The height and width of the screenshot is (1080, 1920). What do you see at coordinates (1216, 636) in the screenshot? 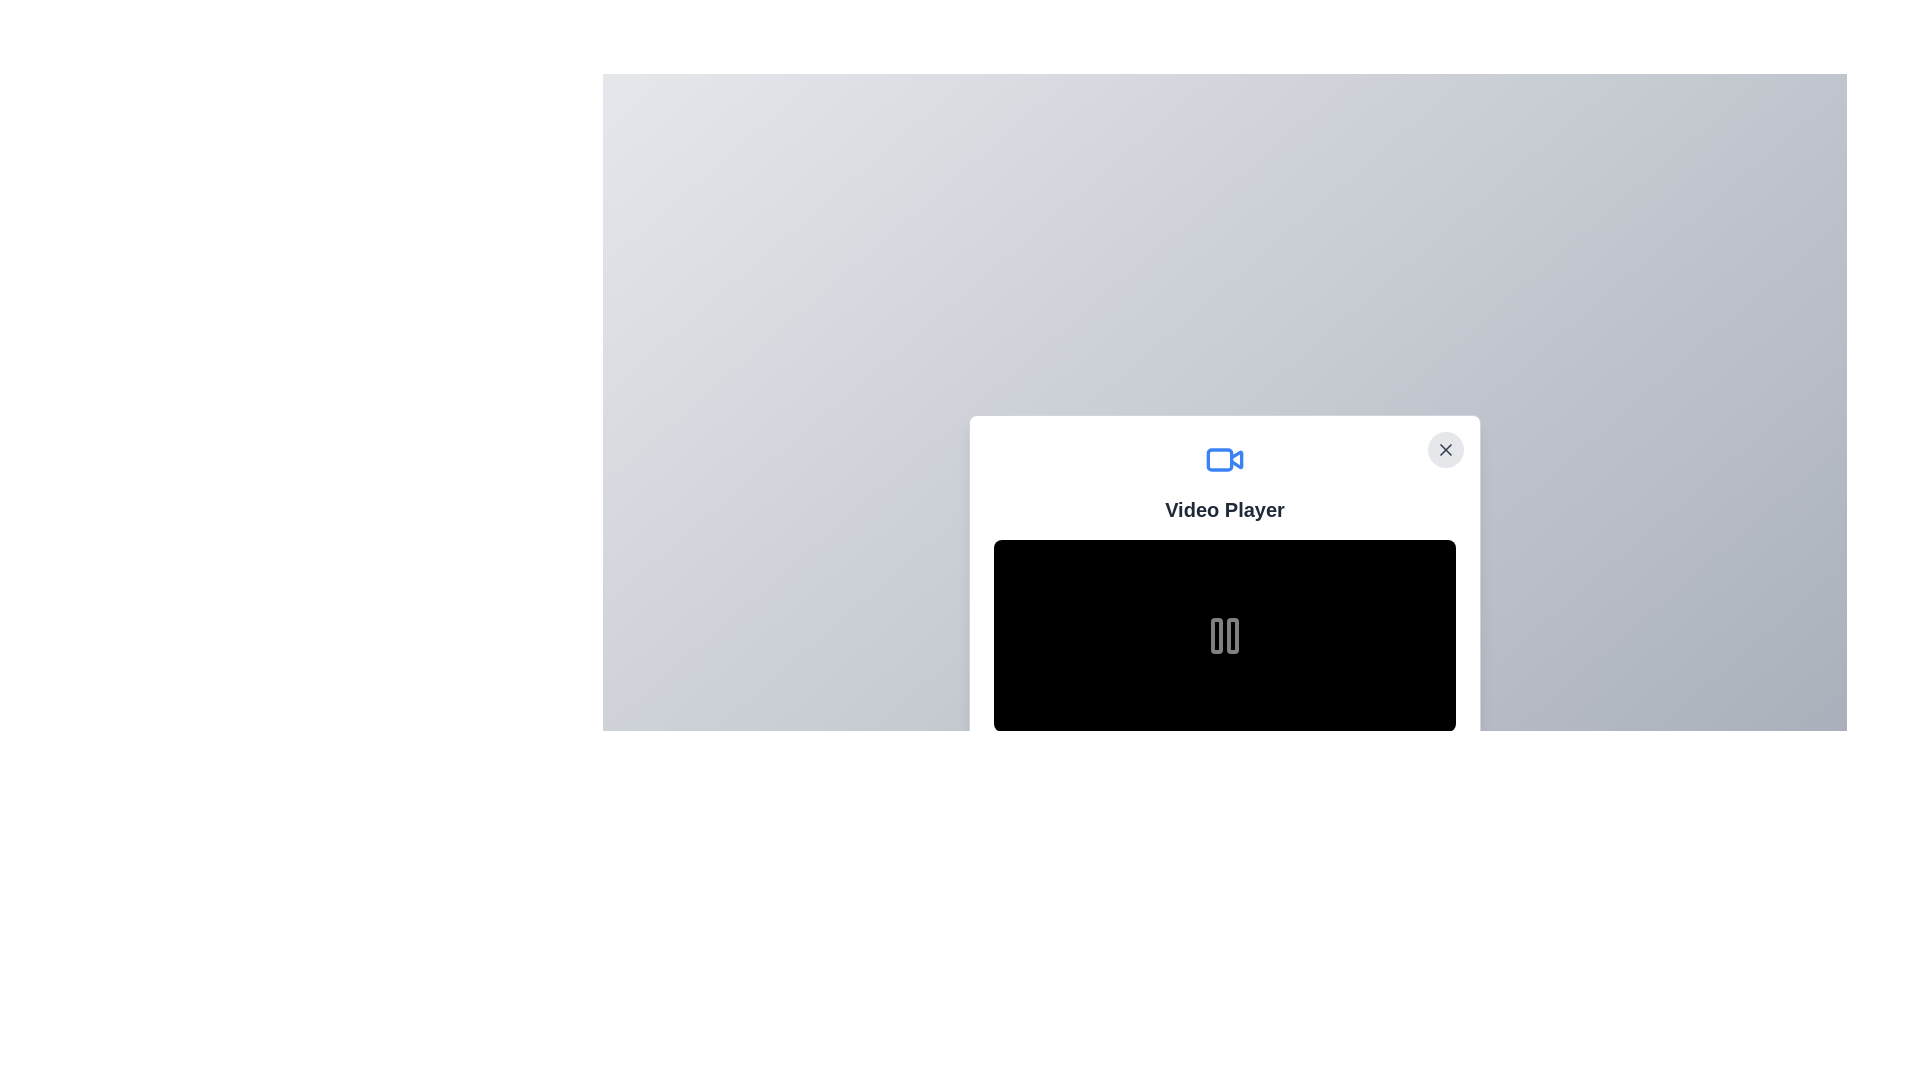
I see `the left bar of the pause button icon, which is a vertical rectangular bar with rounded corners located within the video player control area` at bounding box center [1216, 636].